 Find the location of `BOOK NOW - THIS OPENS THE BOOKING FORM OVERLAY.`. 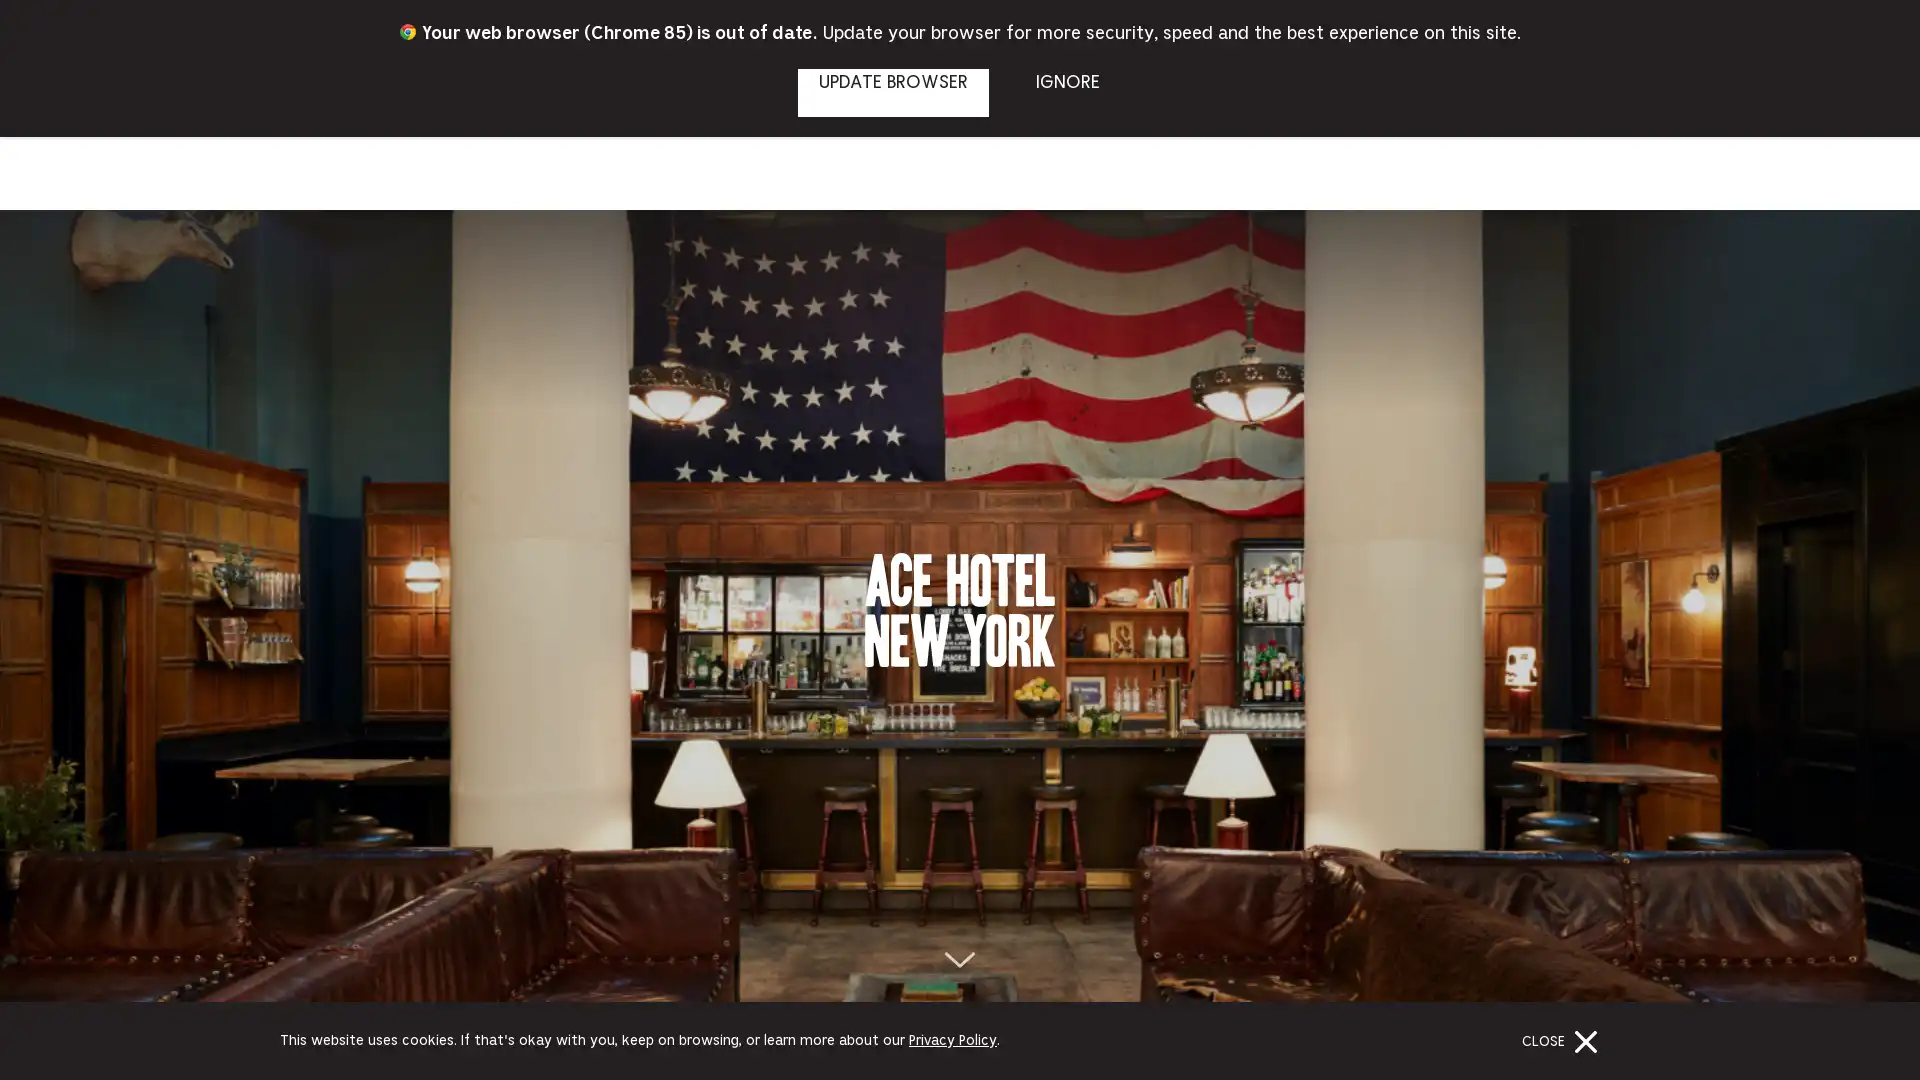

BOOK NOW - THIS OPENS THE BOOKING FORM OVERLAY. is located at coordinates (1828, 76).